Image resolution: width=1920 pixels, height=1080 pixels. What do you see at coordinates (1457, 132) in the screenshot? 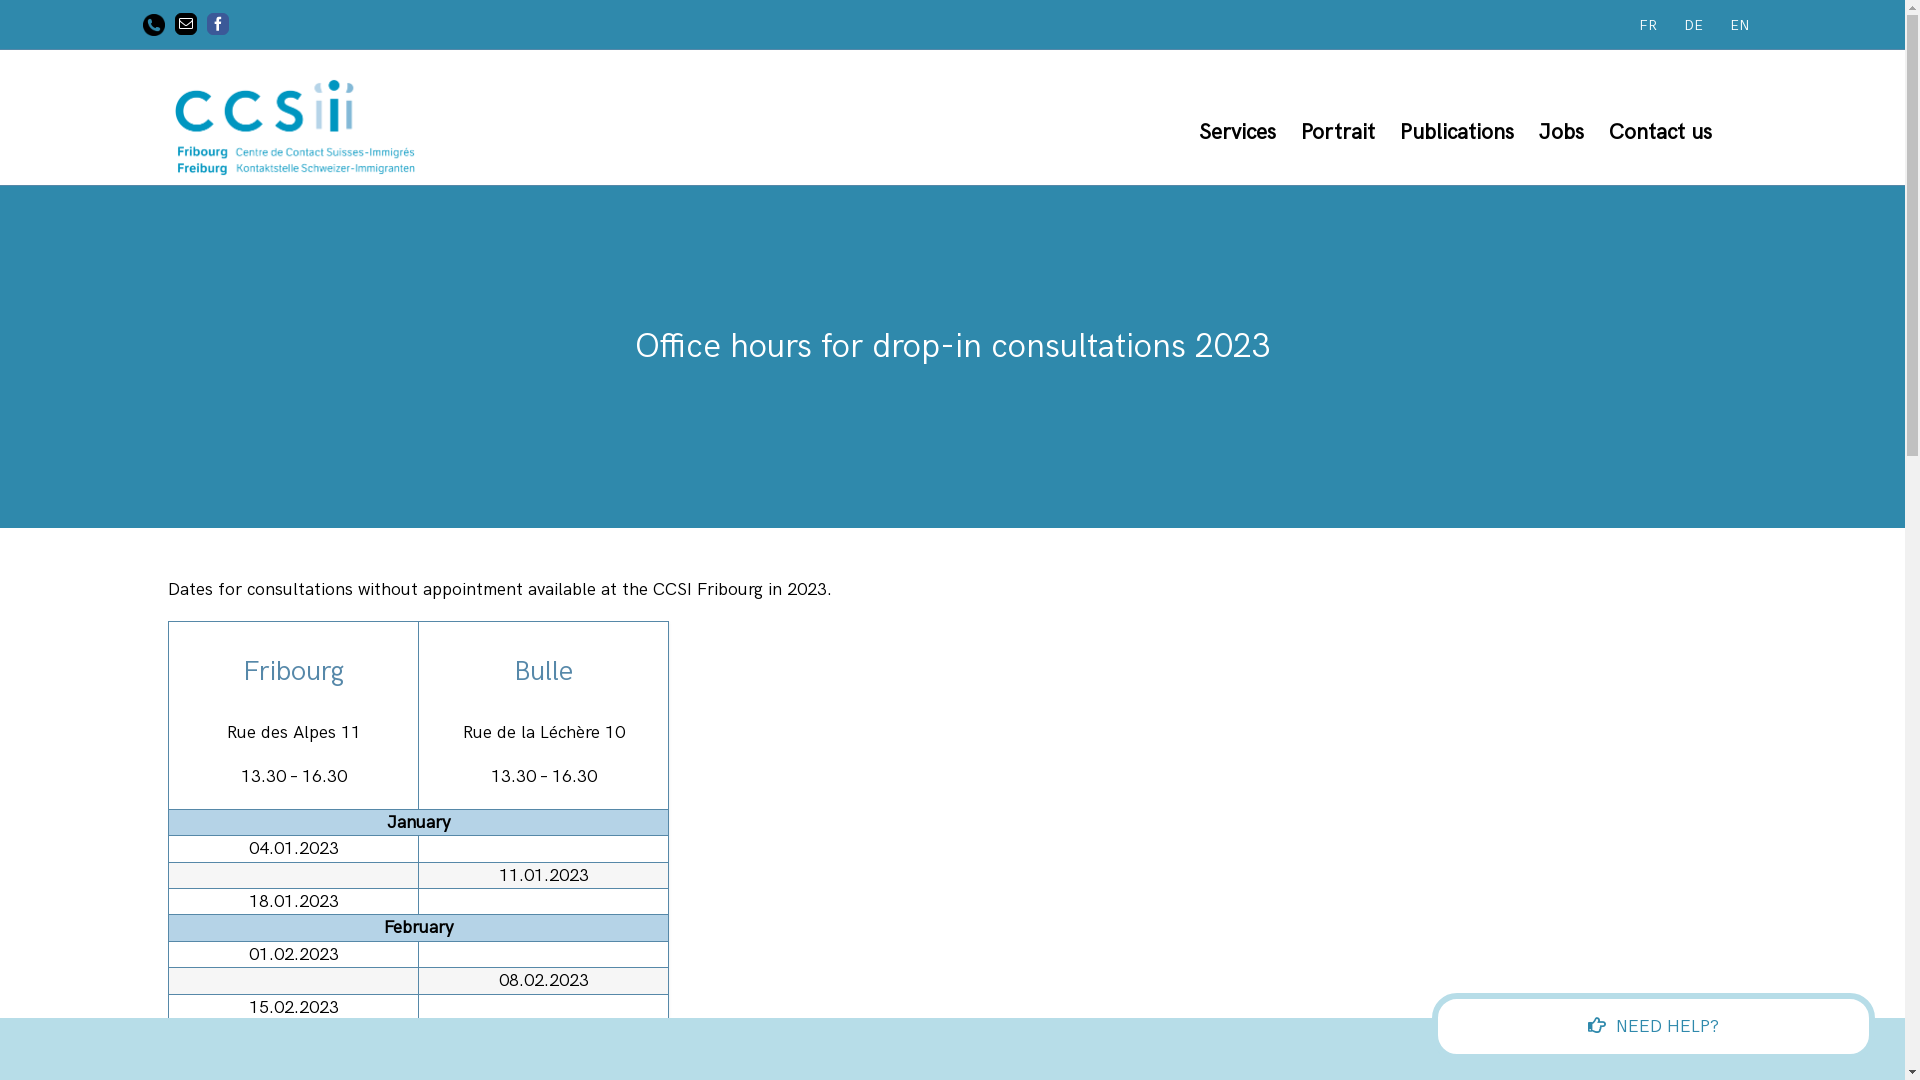
I see `'Publications'` at bounding box center [1457, 132].